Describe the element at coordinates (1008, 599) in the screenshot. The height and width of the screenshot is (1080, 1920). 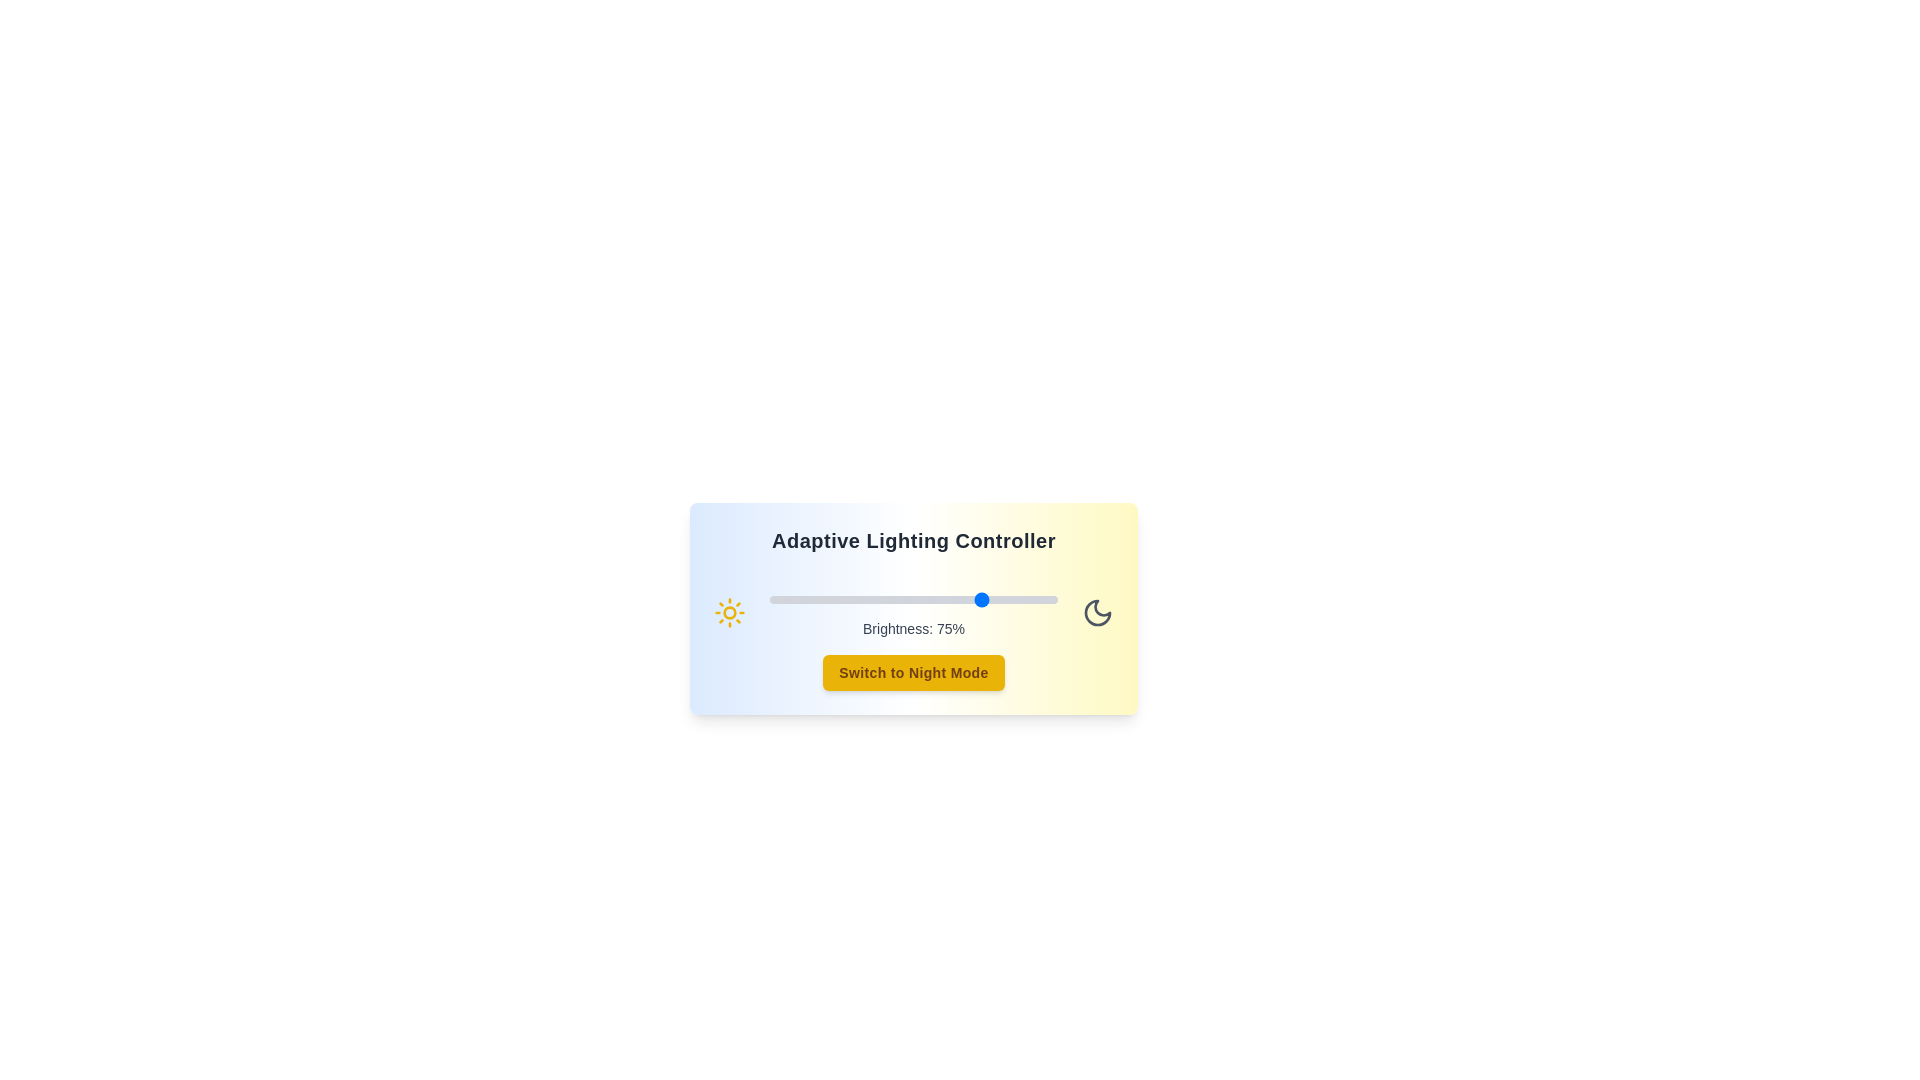
I see `the brightness level` at that location.